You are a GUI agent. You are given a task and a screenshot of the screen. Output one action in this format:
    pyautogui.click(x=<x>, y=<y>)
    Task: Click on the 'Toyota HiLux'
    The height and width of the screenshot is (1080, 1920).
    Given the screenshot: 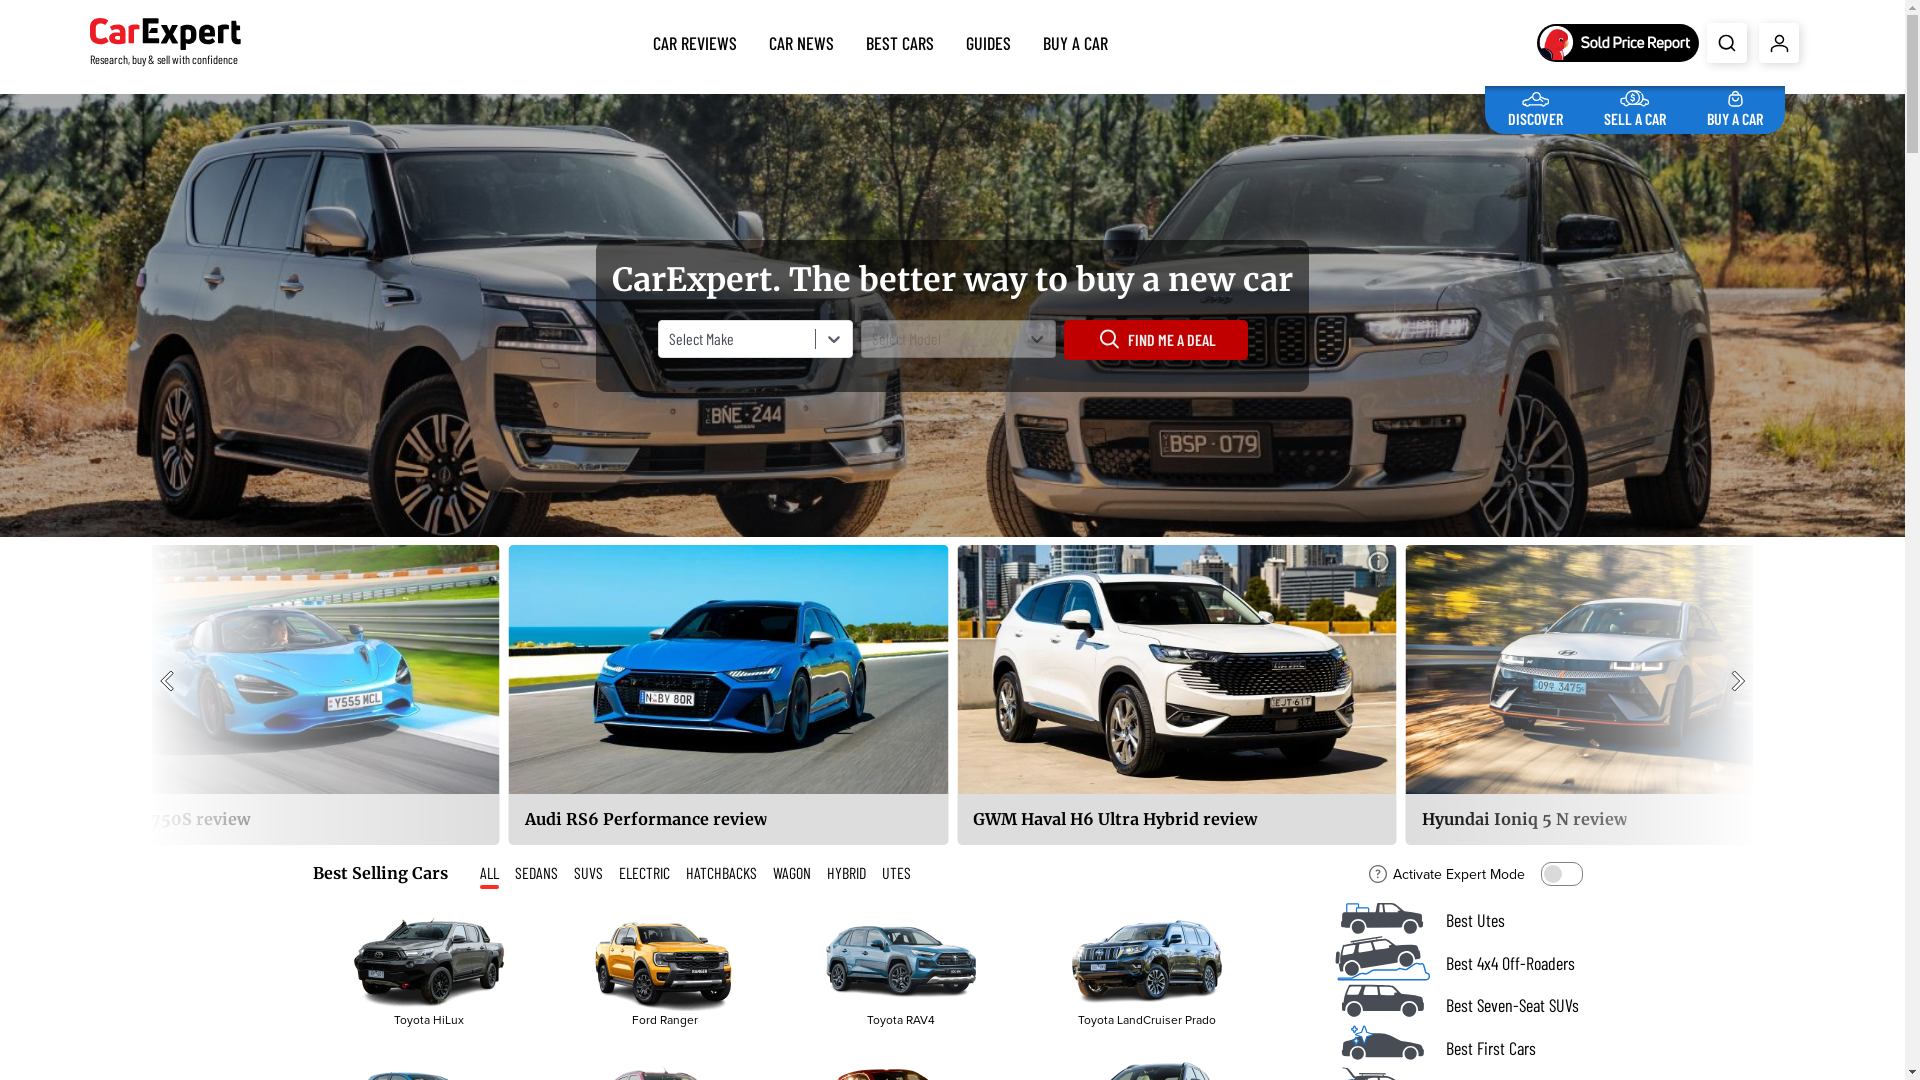 What is the action you would take?
    pyautogui.click(x=427, y=960)
    